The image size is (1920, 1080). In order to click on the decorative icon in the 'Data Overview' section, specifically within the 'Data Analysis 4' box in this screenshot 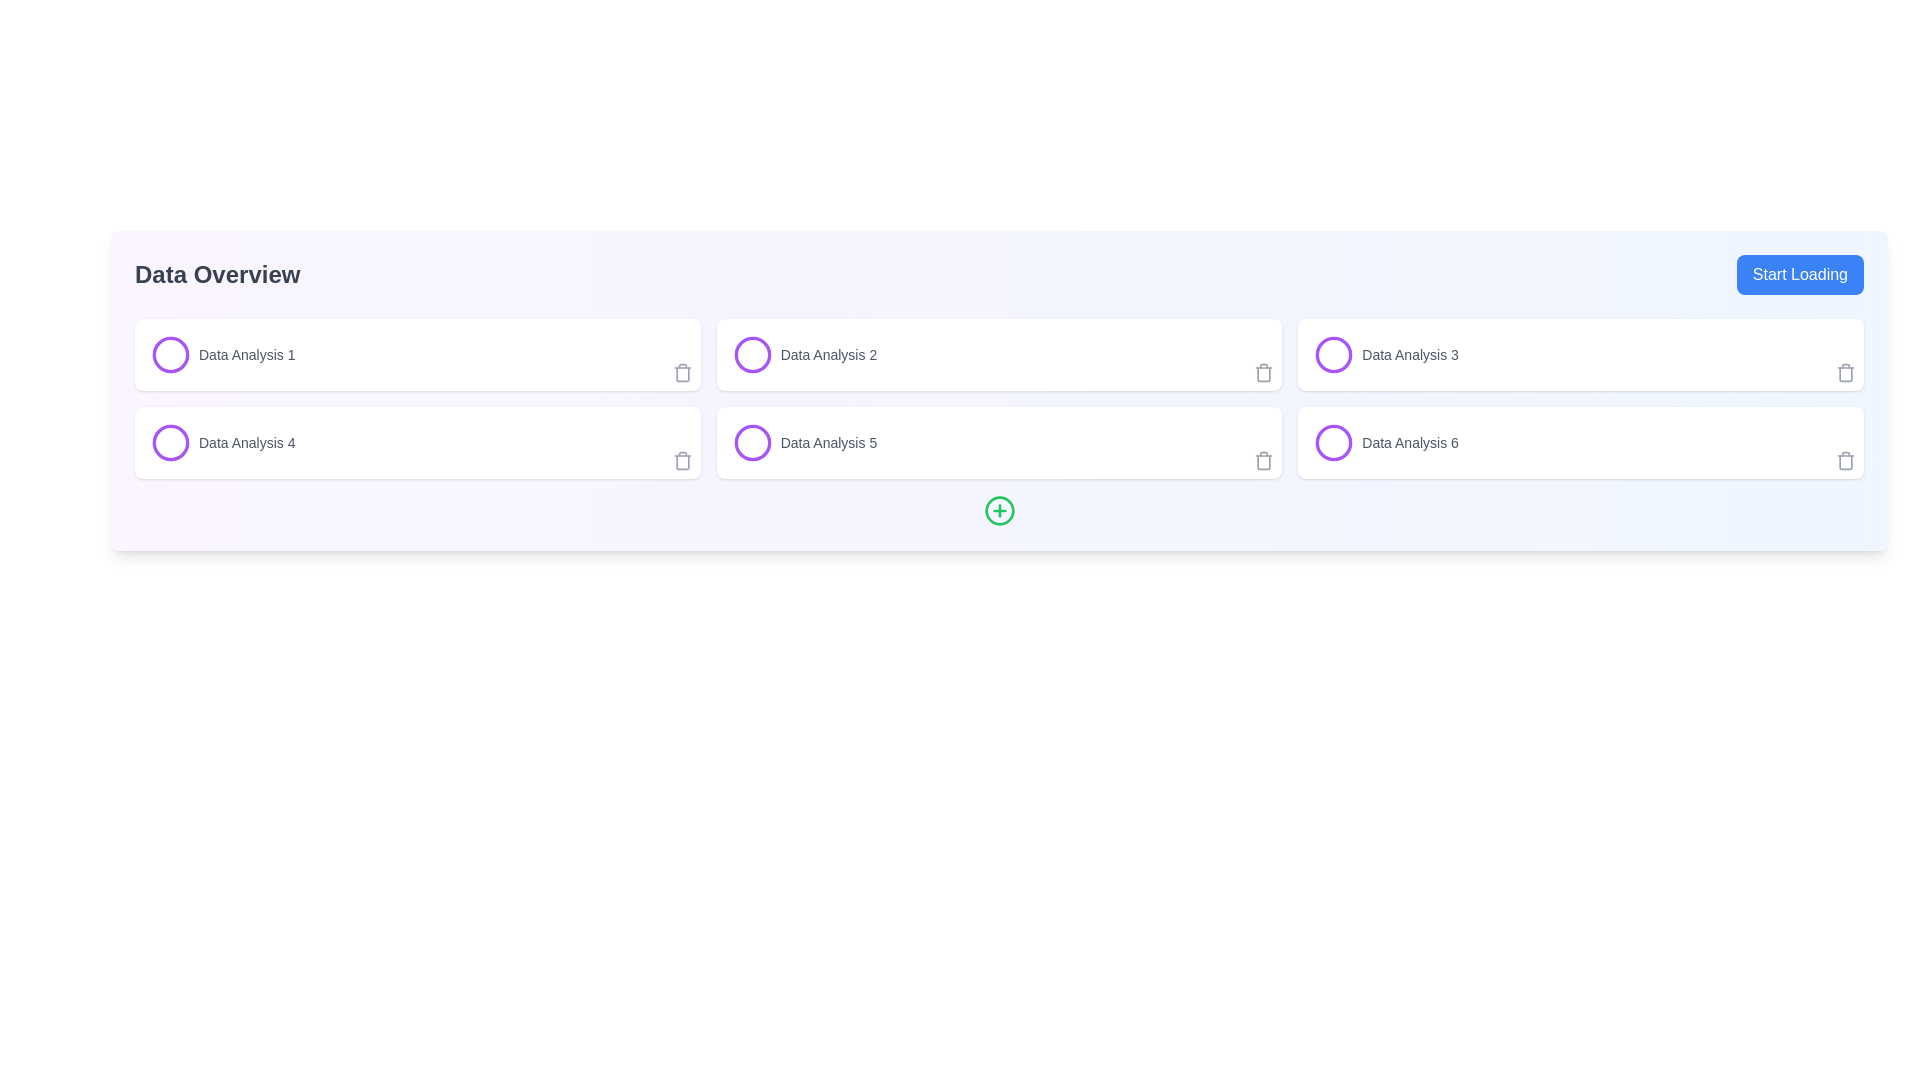, I will do `click(171, 442)`.